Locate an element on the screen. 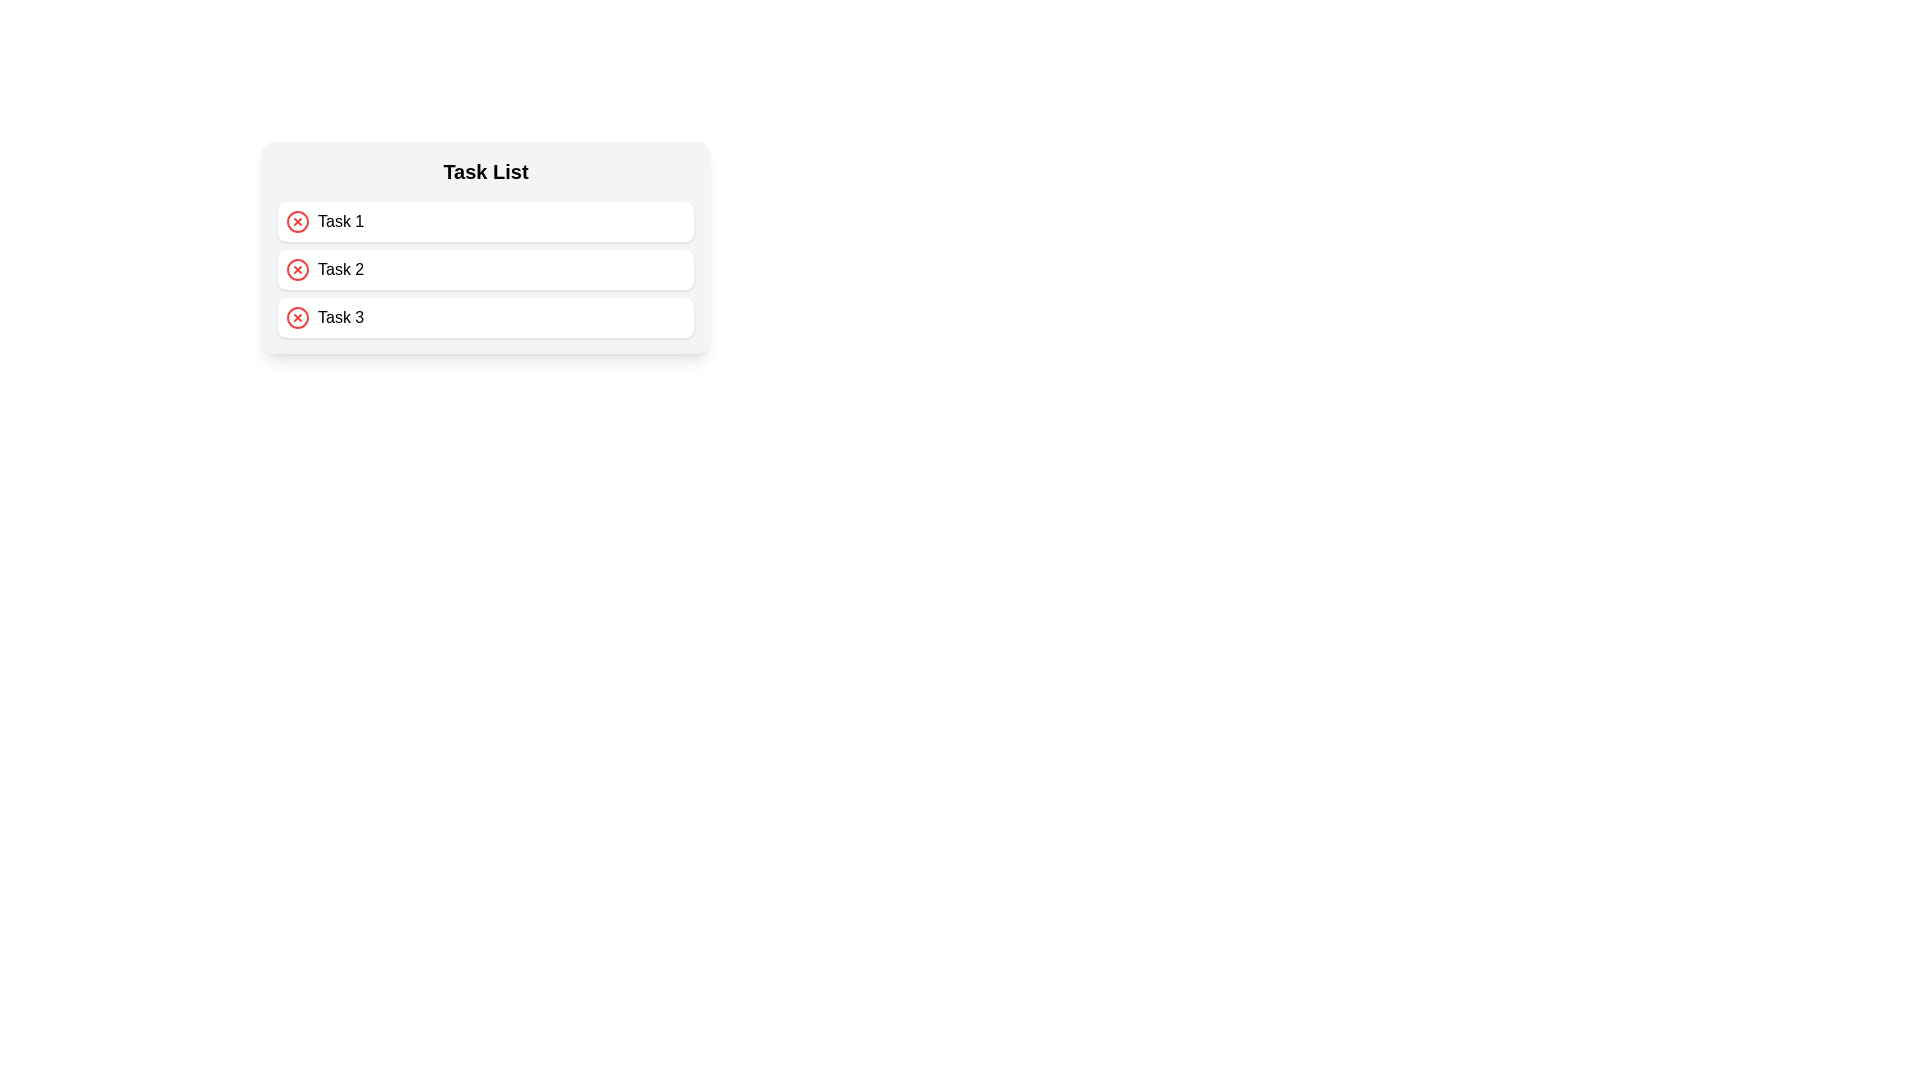 This screenshot has height=1080, width=1920. the text label displaying 'Task 2', which is located to the right of a red circular icon within the second item of the 'Task List' is located at coordinates (341, 270).